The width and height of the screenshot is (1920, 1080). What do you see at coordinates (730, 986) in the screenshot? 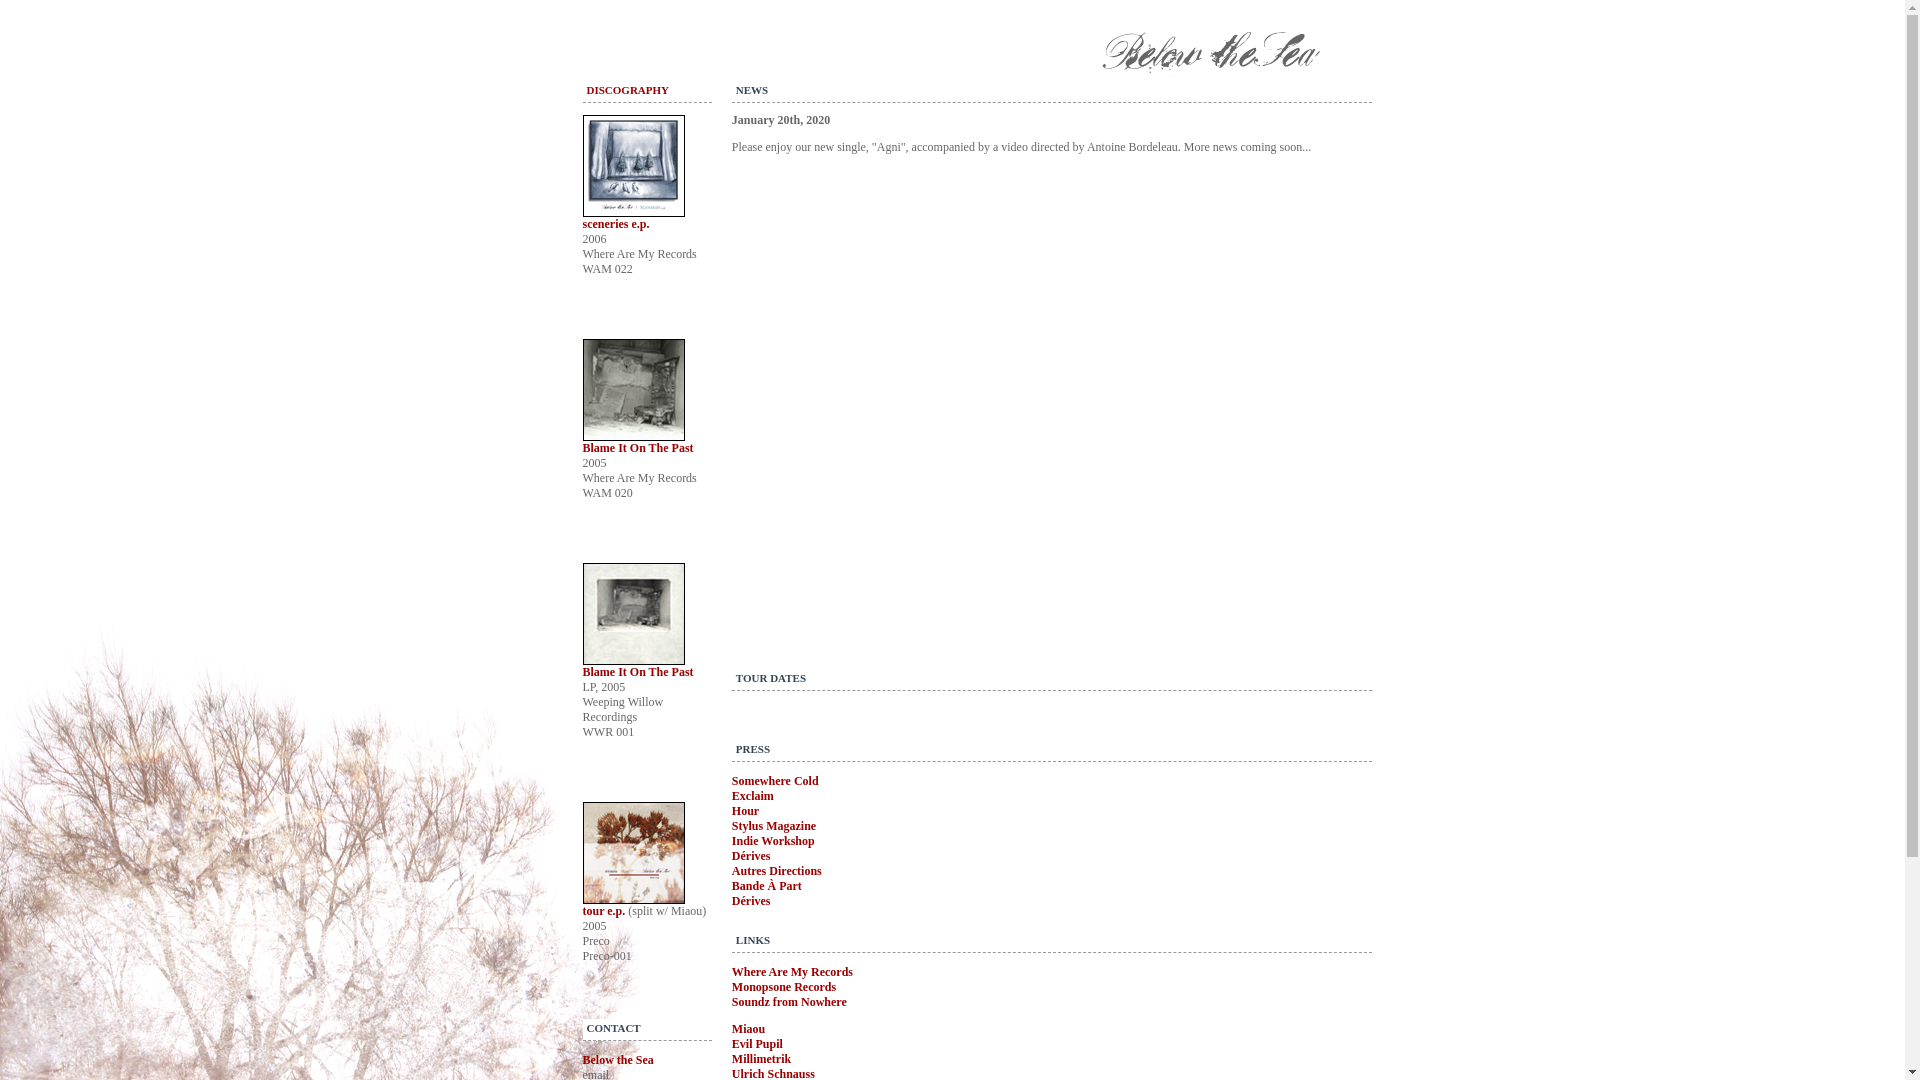
I see `'Monopsone Records'` at bounding box center [730, 986].